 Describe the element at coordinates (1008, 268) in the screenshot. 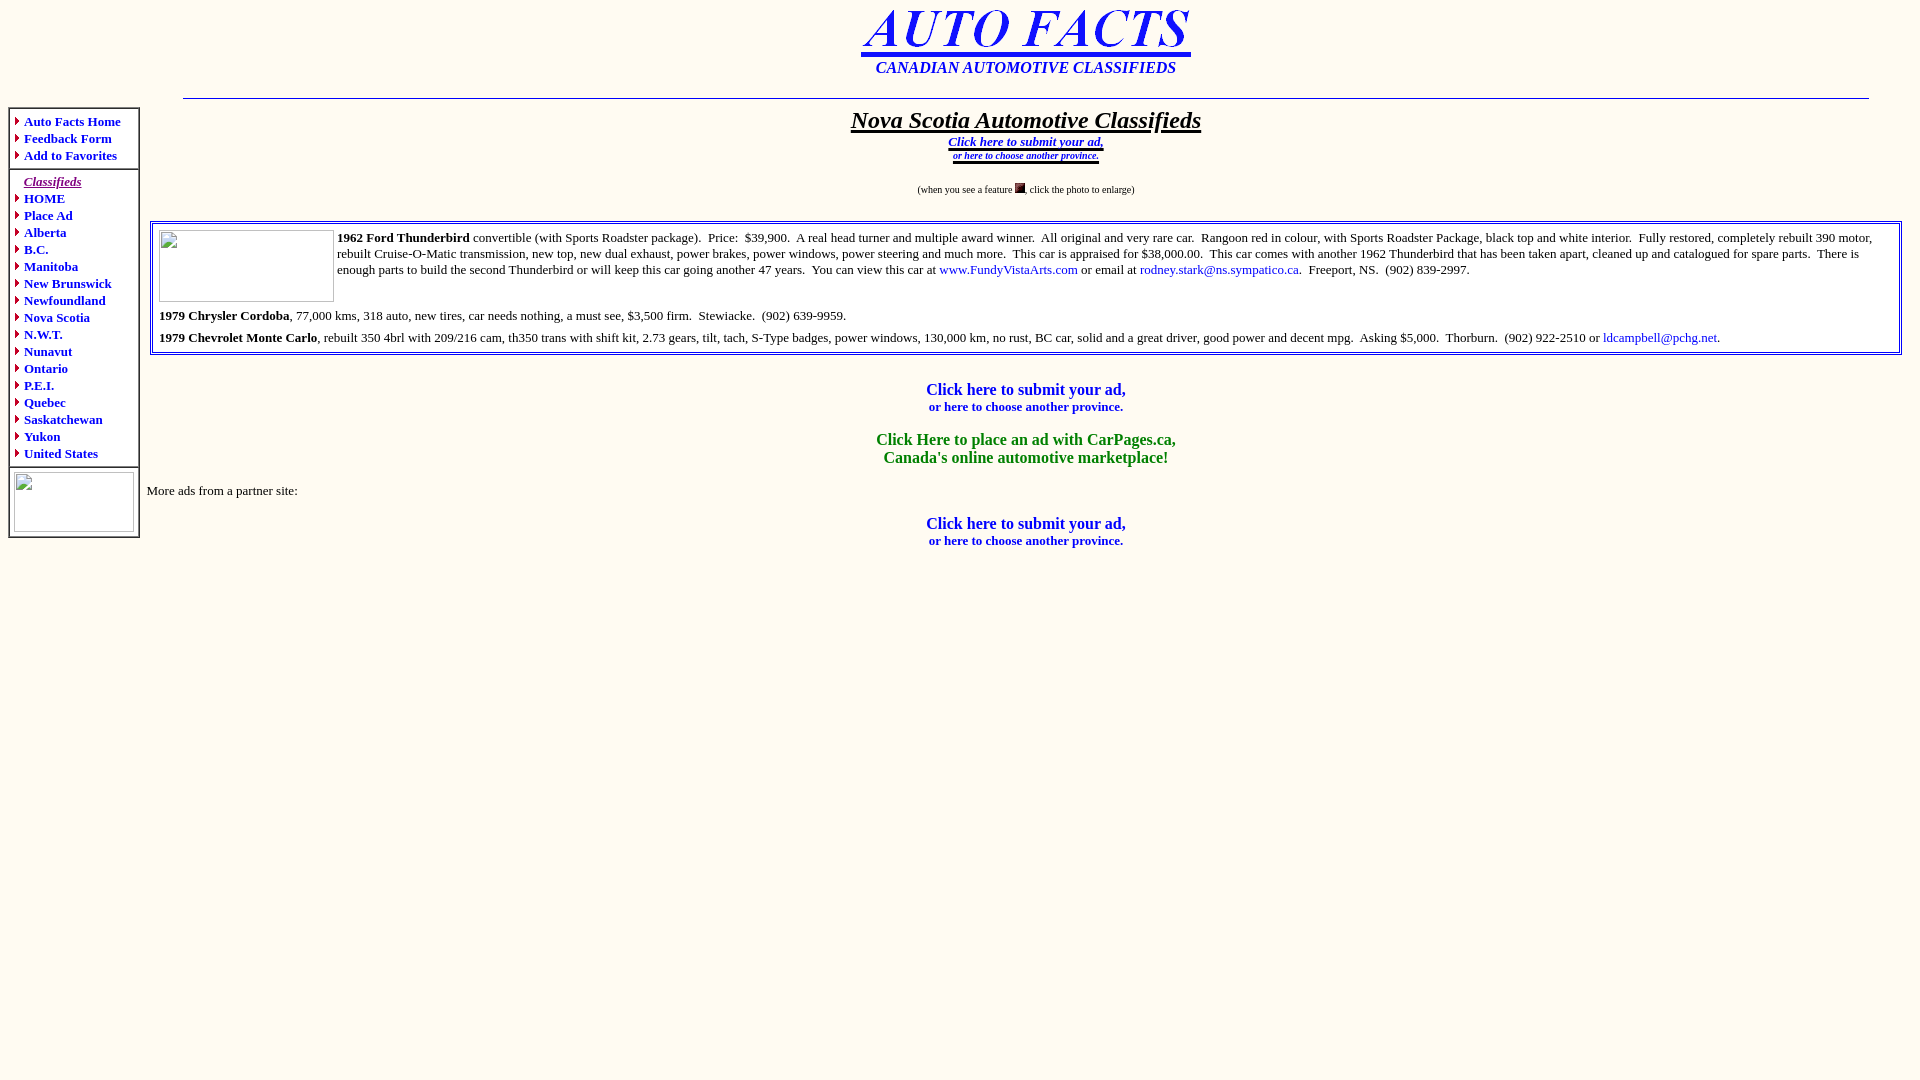

I see `'www.FundyVistaArts.com'` at that location.